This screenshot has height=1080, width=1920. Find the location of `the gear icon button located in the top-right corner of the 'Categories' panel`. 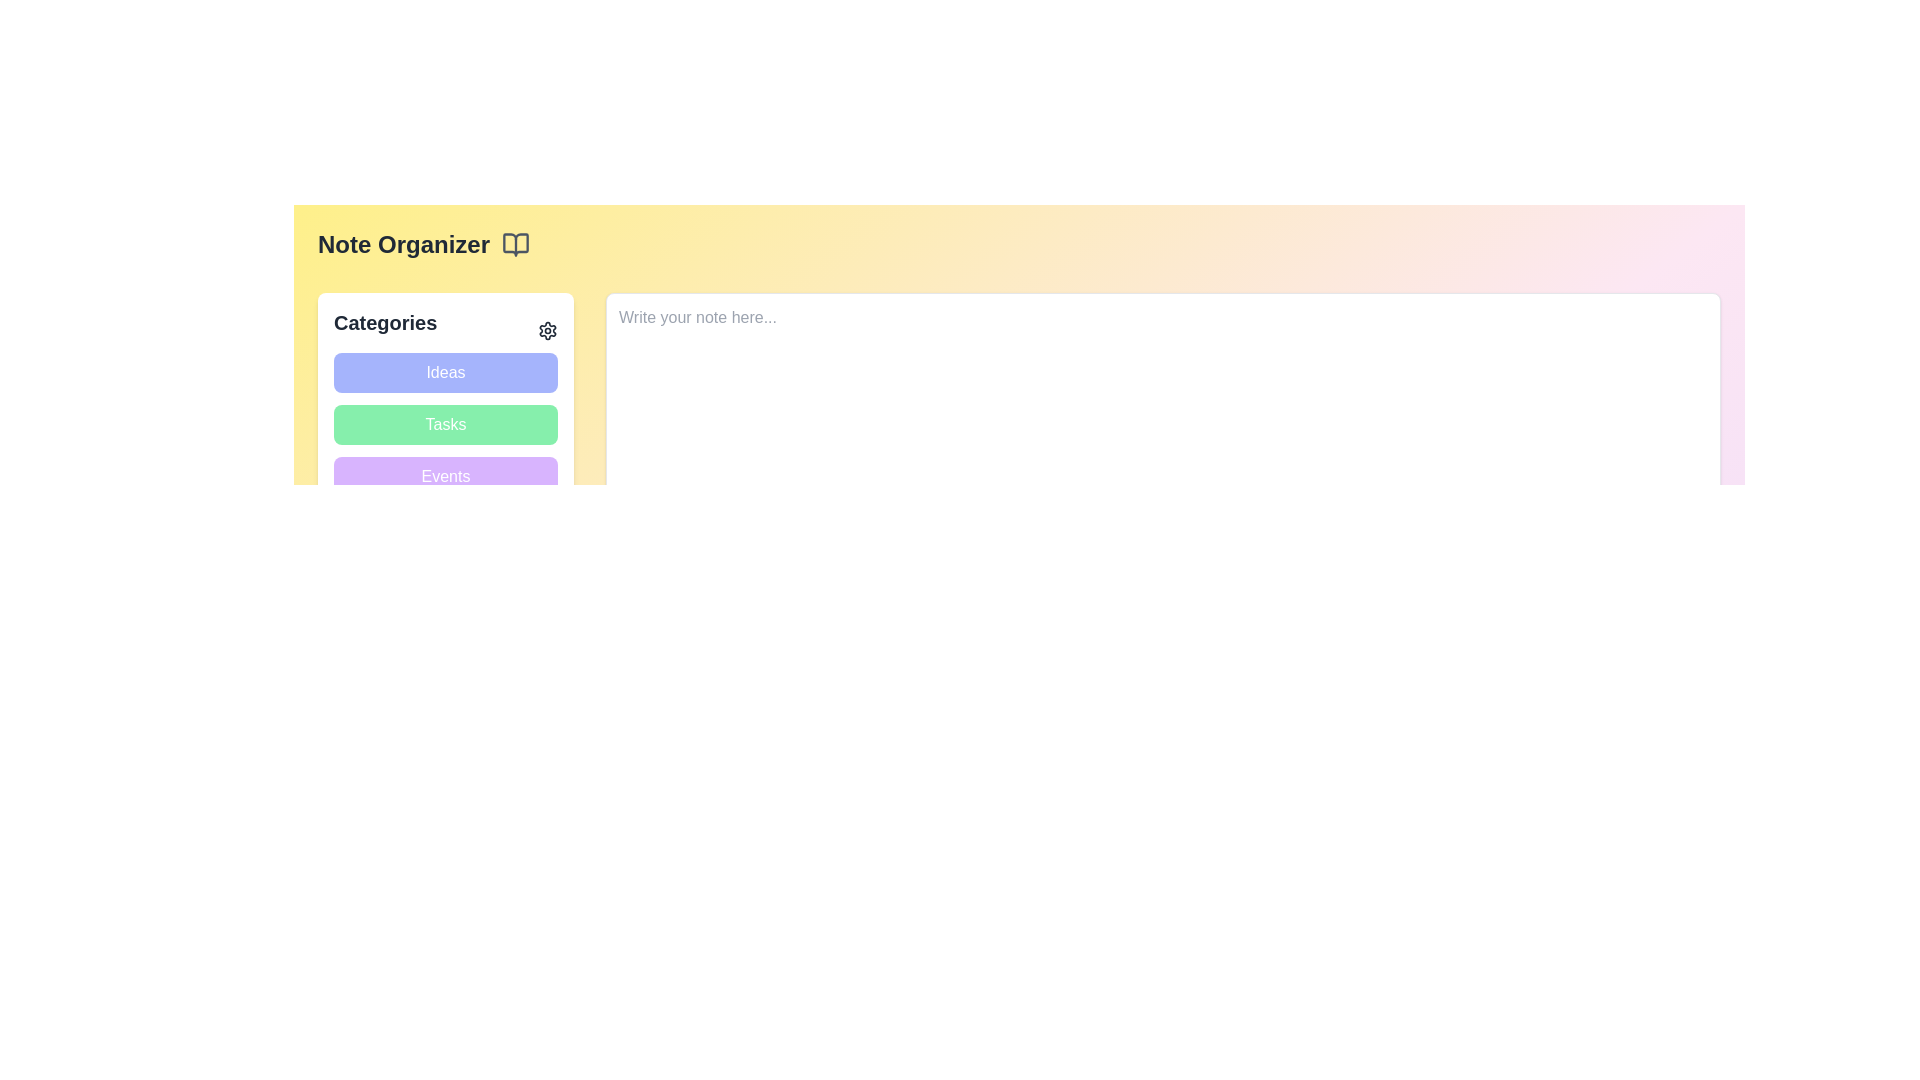

the gear icon button located in the top-right corner of the 'Categories' panel is located at coordinates (547, 330).